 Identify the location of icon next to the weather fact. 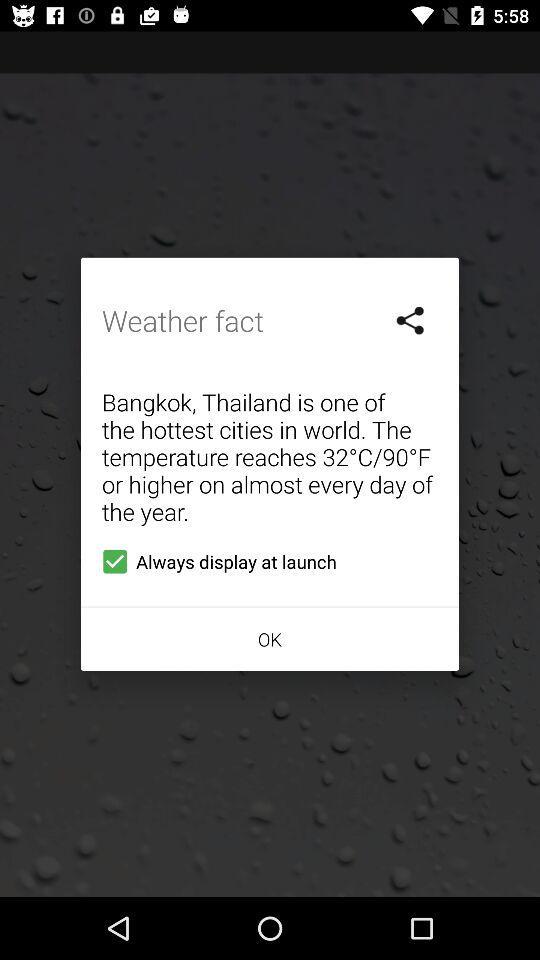
(410, 320).